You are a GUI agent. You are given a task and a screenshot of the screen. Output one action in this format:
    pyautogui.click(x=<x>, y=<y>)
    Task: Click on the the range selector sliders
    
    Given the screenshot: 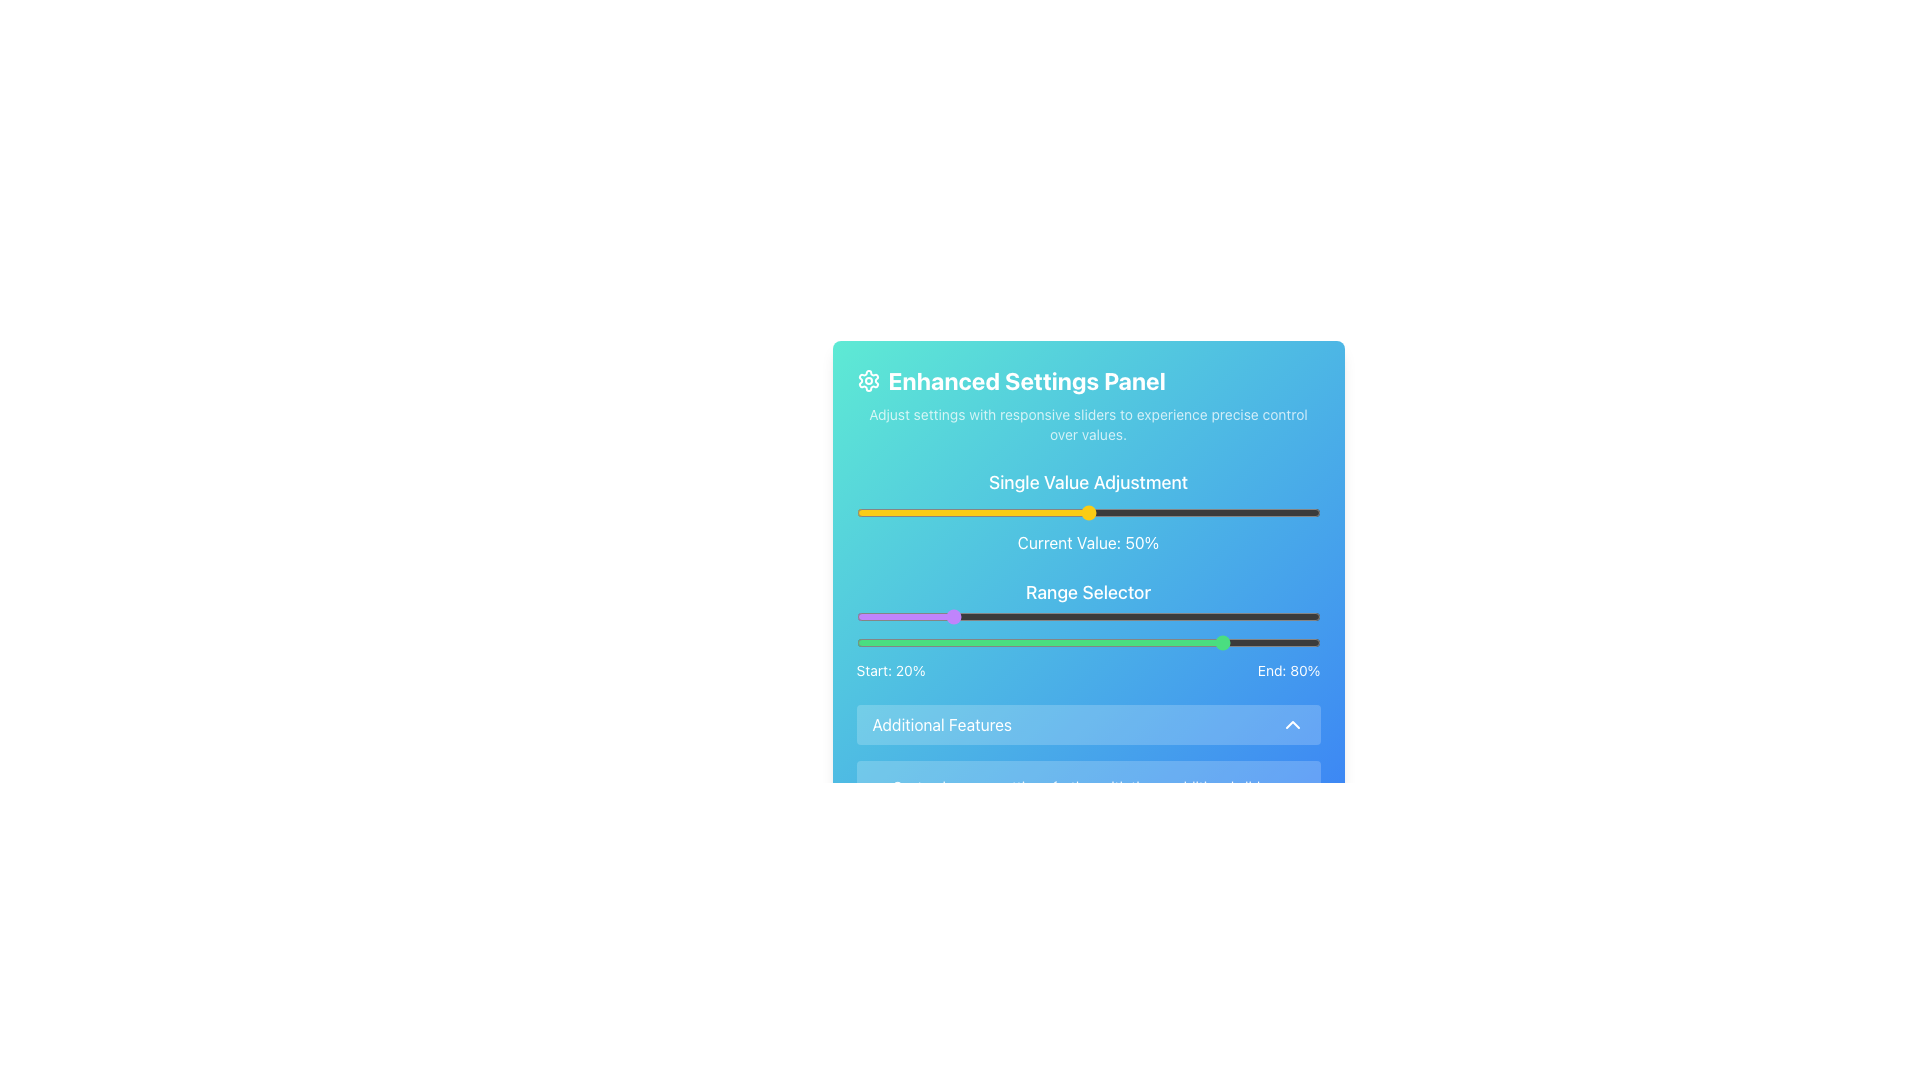 What is the action you would take?
    pyautogui.click(x=875, y=616)
    